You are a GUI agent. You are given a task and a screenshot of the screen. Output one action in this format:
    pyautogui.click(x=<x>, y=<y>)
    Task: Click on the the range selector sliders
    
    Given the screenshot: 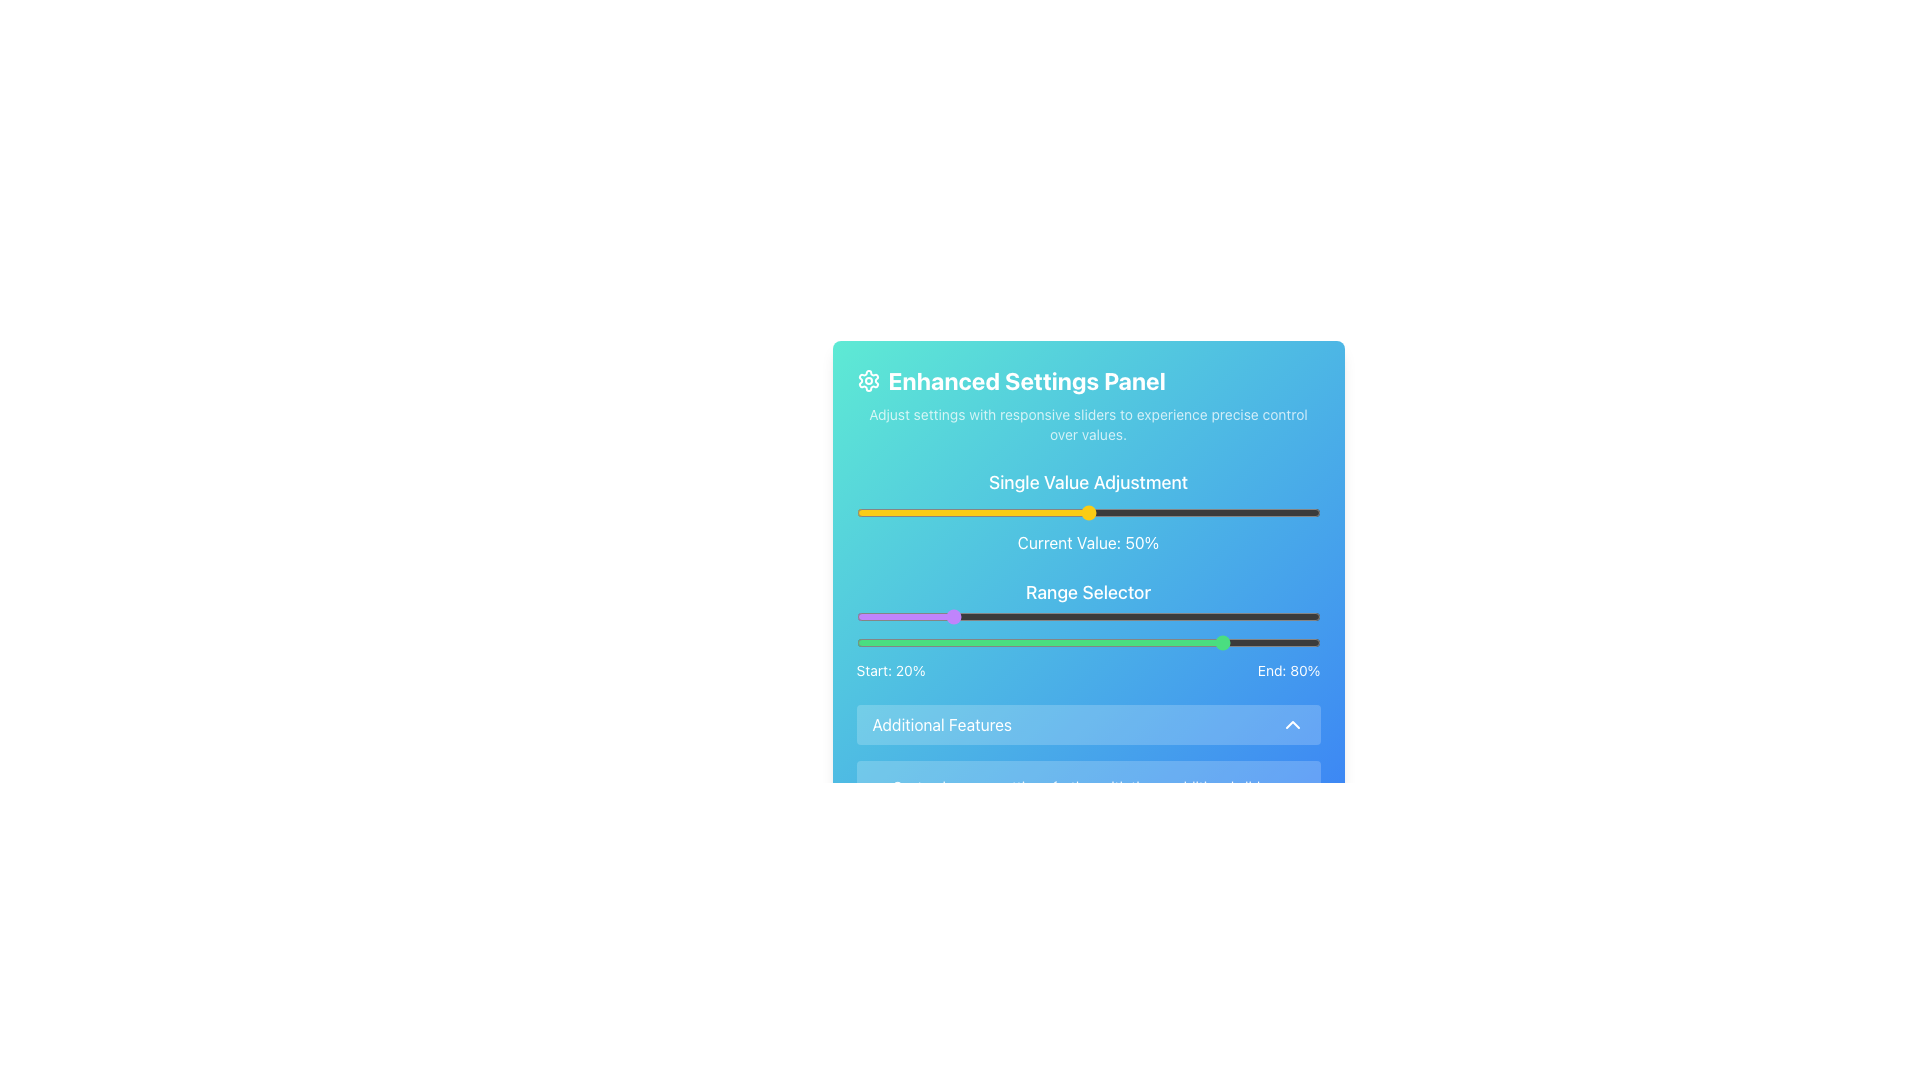 What is the action you would take?
    pyautogui.click(x=875, y=616)
    